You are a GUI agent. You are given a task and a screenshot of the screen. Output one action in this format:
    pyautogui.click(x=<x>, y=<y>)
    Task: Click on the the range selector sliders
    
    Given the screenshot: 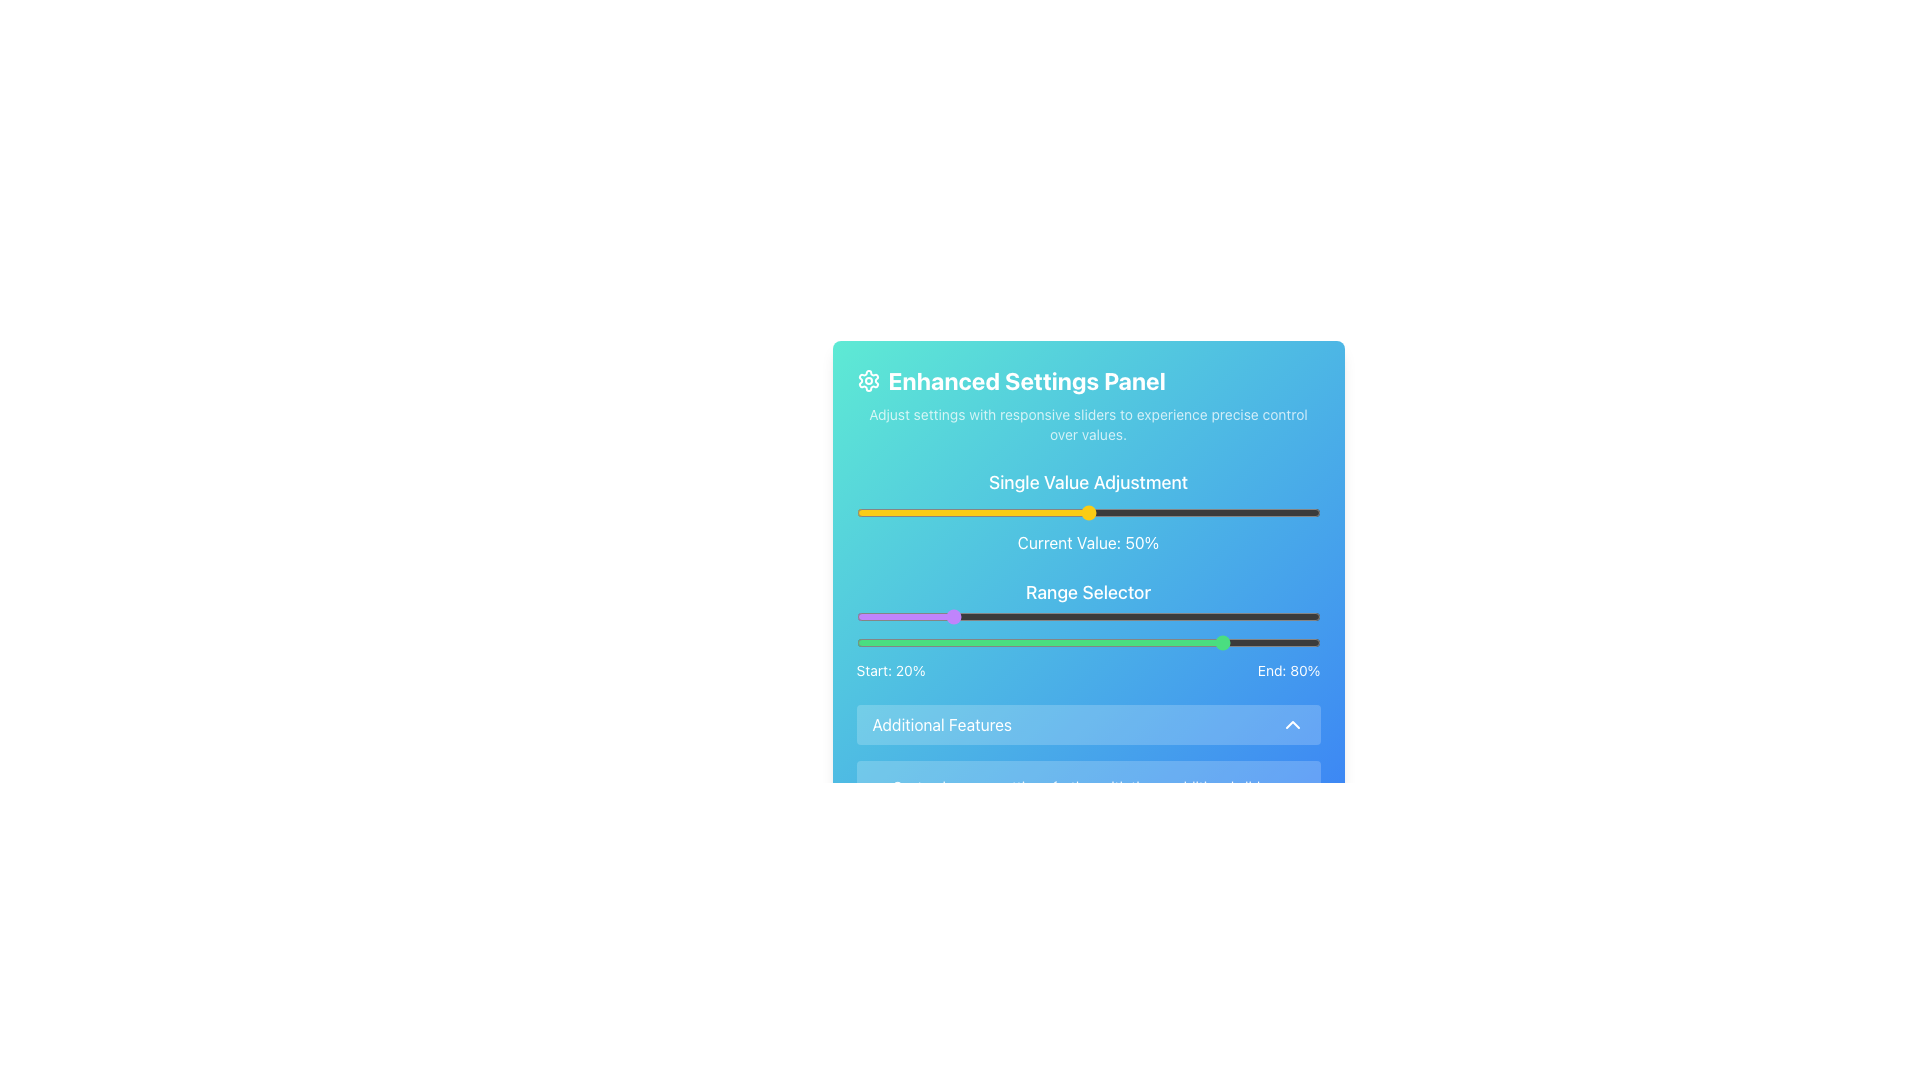 What is the action you would take?
    pyautogui.click(x=875, y=616)
    